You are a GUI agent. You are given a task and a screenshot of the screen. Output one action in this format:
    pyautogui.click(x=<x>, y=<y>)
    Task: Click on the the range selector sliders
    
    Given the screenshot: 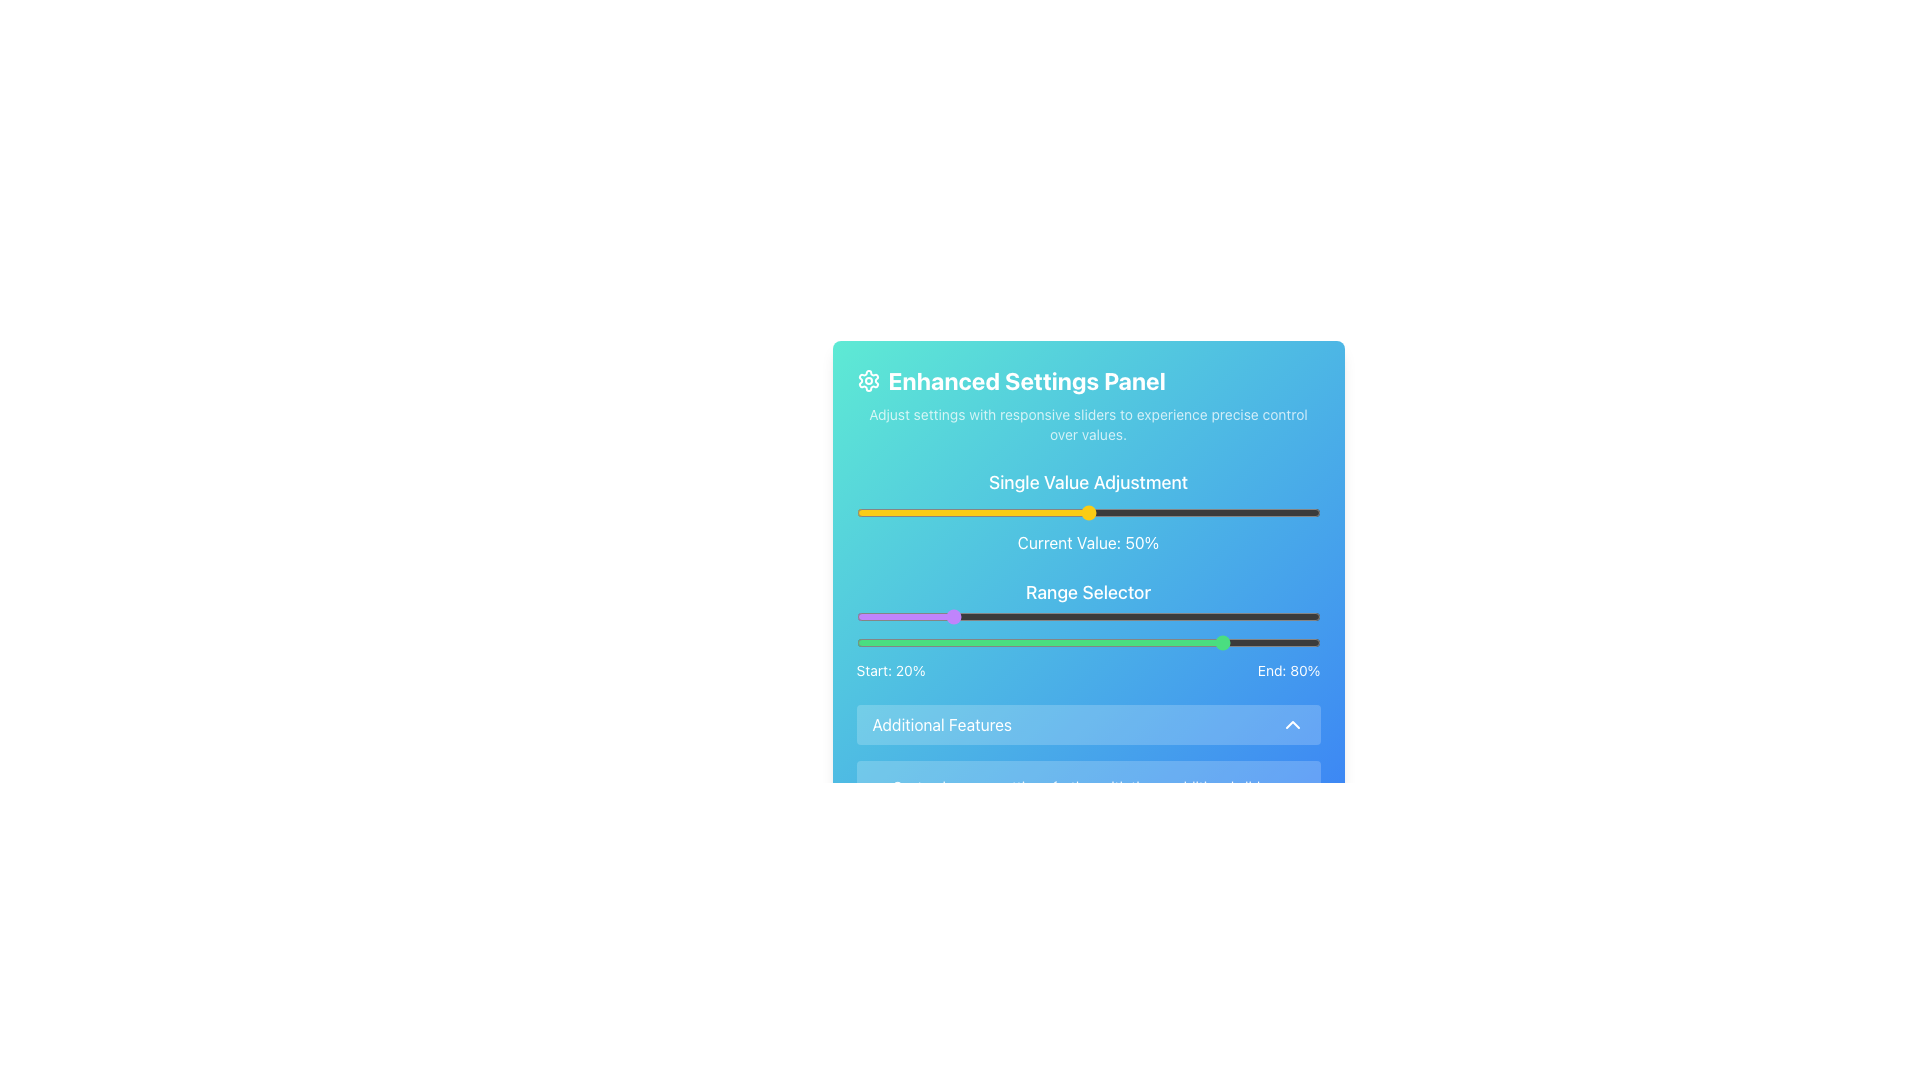 What is the action you would take?
    pyautogui.click(x=875, y=616)
    